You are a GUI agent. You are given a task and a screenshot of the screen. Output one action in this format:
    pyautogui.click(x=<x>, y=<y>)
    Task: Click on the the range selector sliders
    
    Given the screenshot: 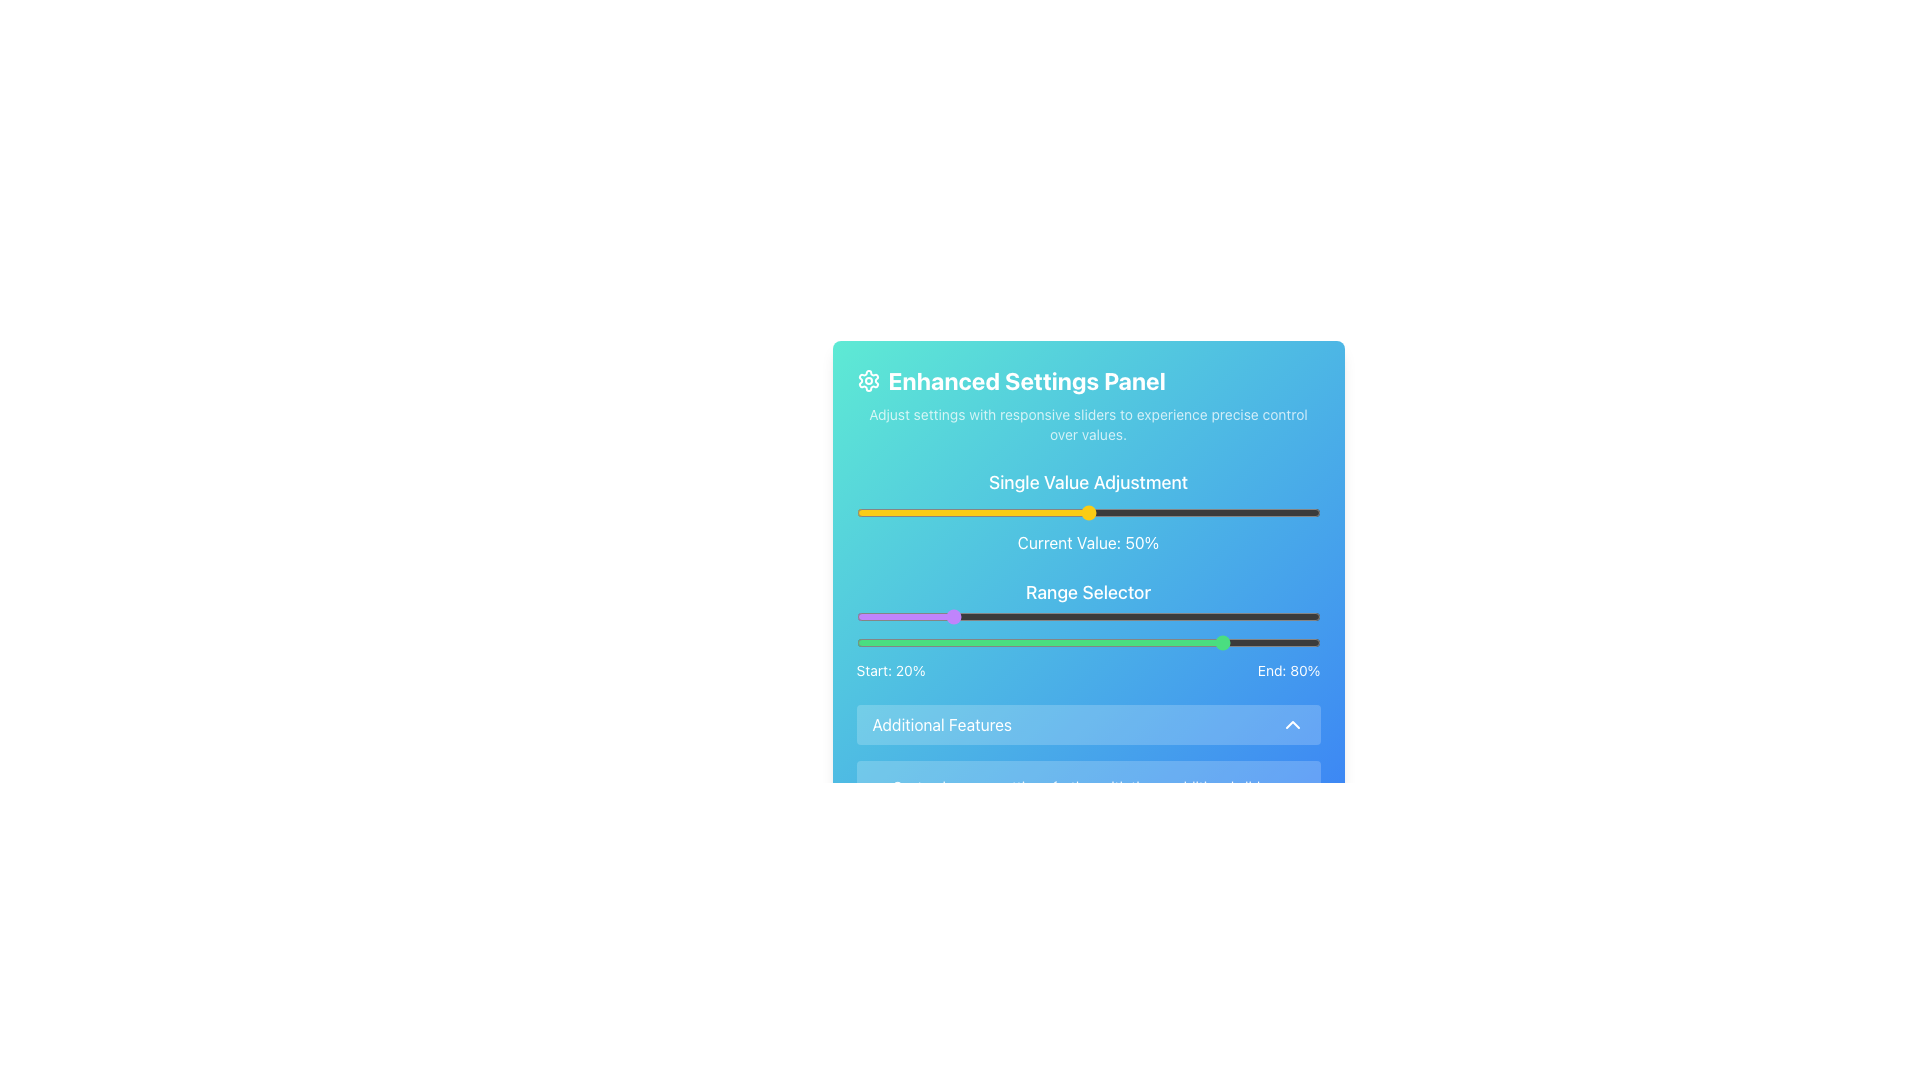 What is the action you would take?
    pyautogui.click(x=875, y=616)
    